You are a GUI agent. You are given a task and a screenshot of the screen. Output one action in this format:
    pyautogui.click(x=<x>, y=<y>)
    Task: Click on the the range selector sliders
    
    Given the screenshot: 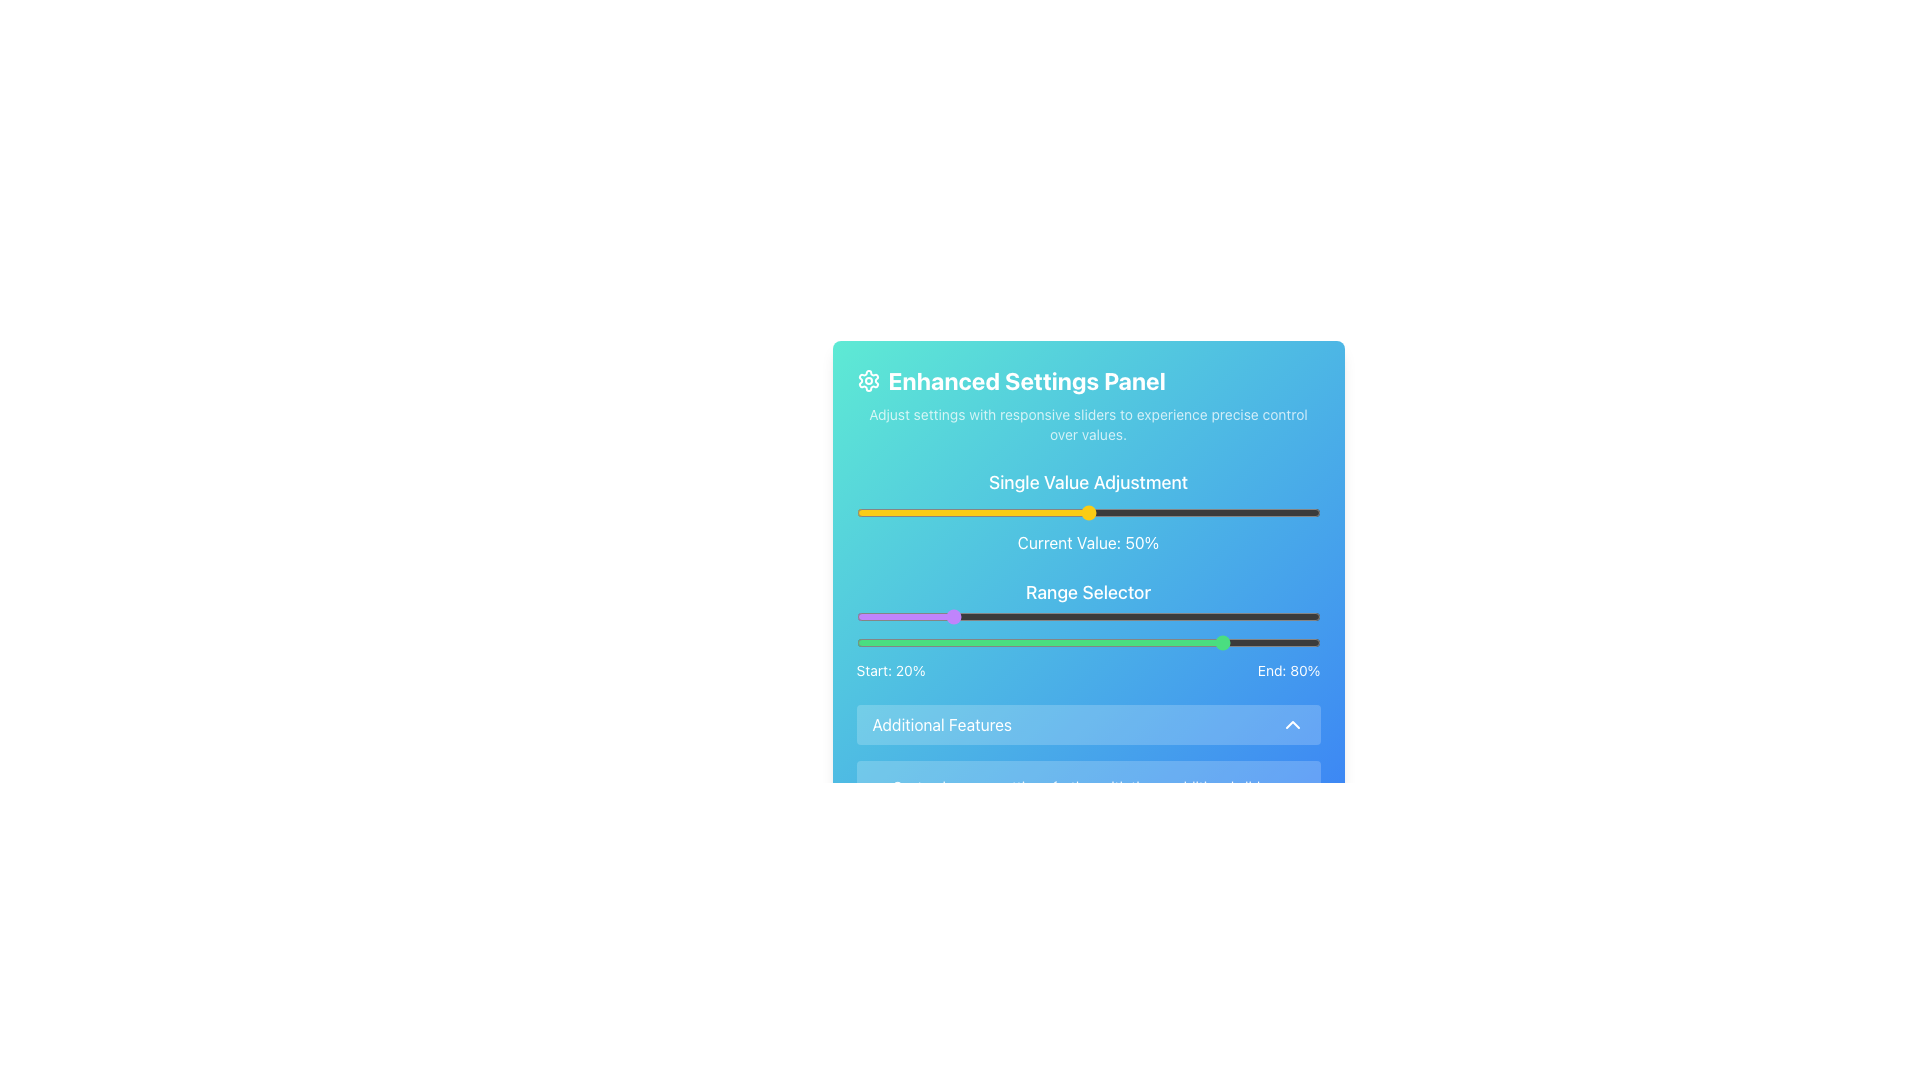 What is the action you would take?
    pyautogui.click(x=875, y=616)
    